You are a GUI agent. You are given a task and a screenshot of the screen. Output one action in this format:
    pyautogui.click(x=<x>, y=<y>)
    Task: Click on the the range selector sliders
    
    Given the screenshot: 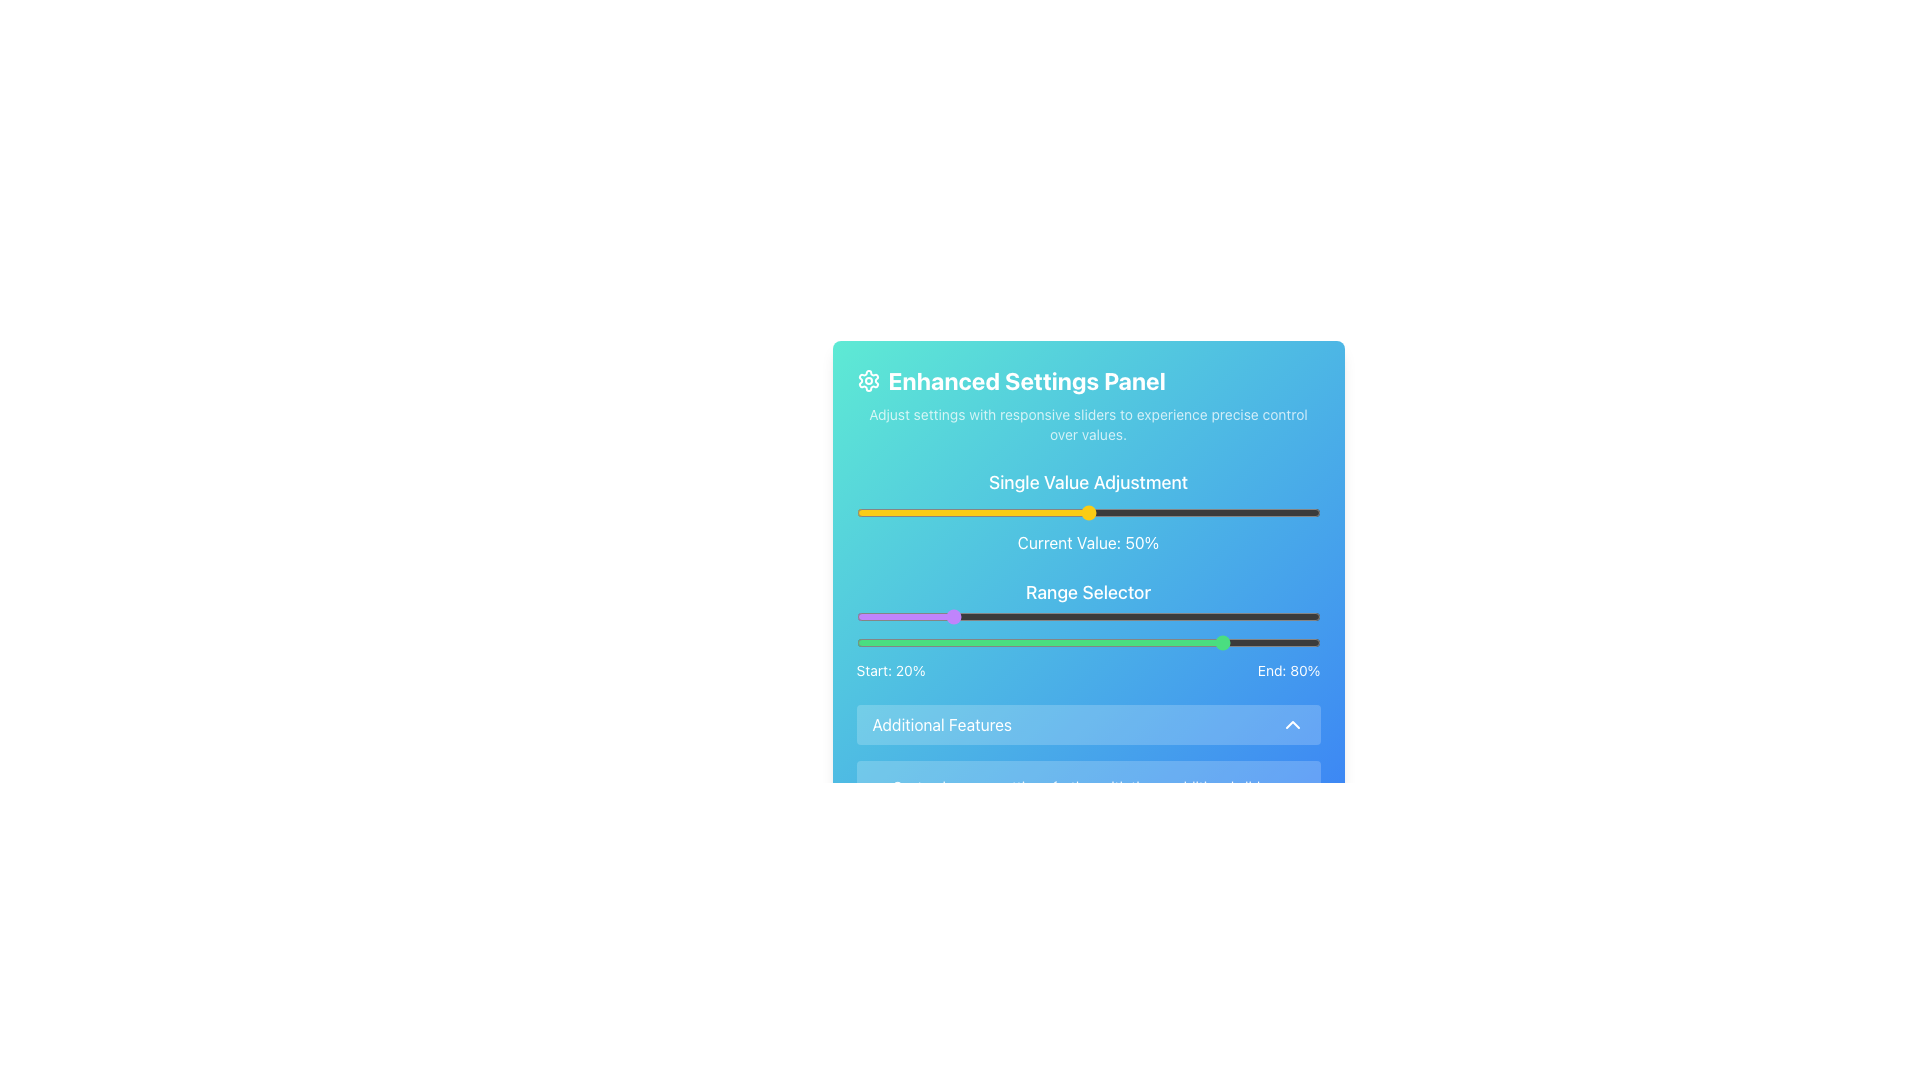 What is the action you would take?
    pyautogui.click(x=875, y=616)
    